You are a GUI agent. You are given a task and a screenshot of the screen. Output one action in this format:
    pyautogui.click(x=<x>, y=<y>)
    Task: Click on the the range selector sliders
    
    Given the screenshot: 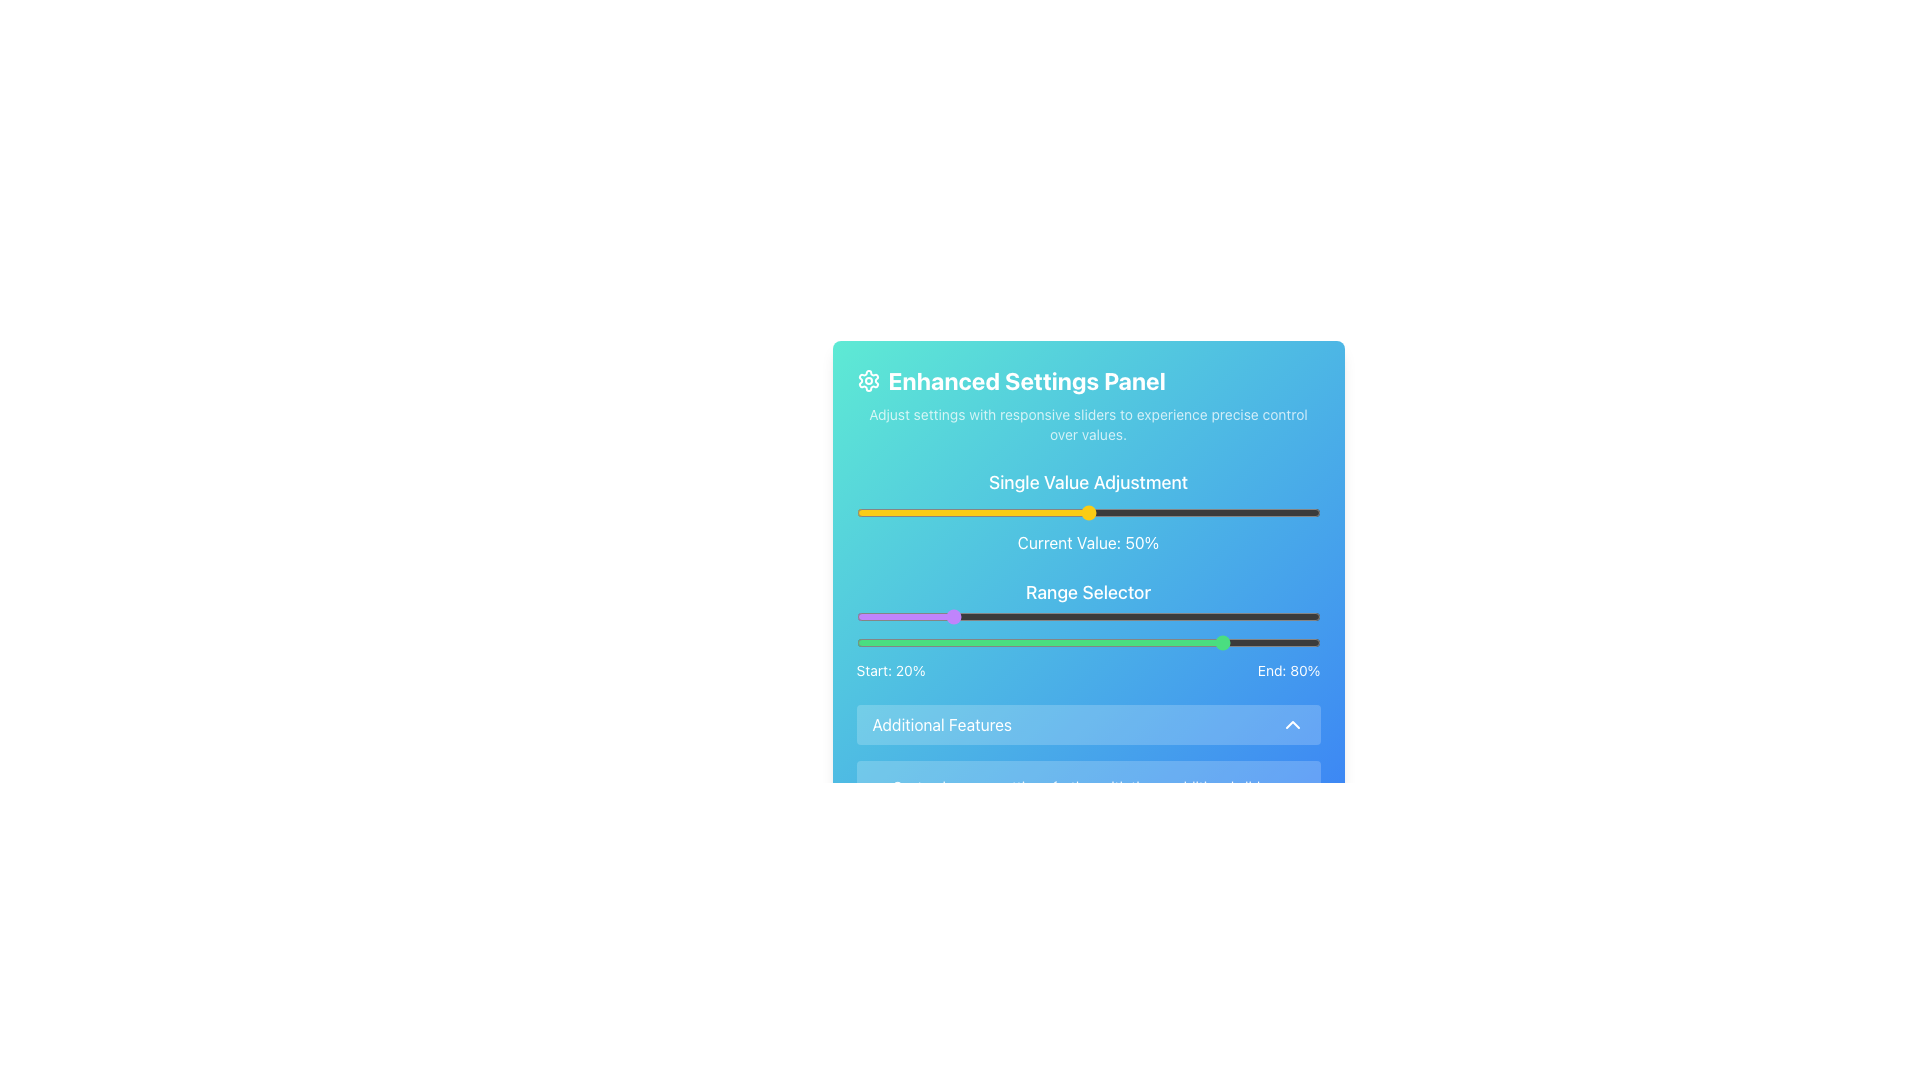 What is the action you would take?
    pyautogui.click(x=875, y=616)
    